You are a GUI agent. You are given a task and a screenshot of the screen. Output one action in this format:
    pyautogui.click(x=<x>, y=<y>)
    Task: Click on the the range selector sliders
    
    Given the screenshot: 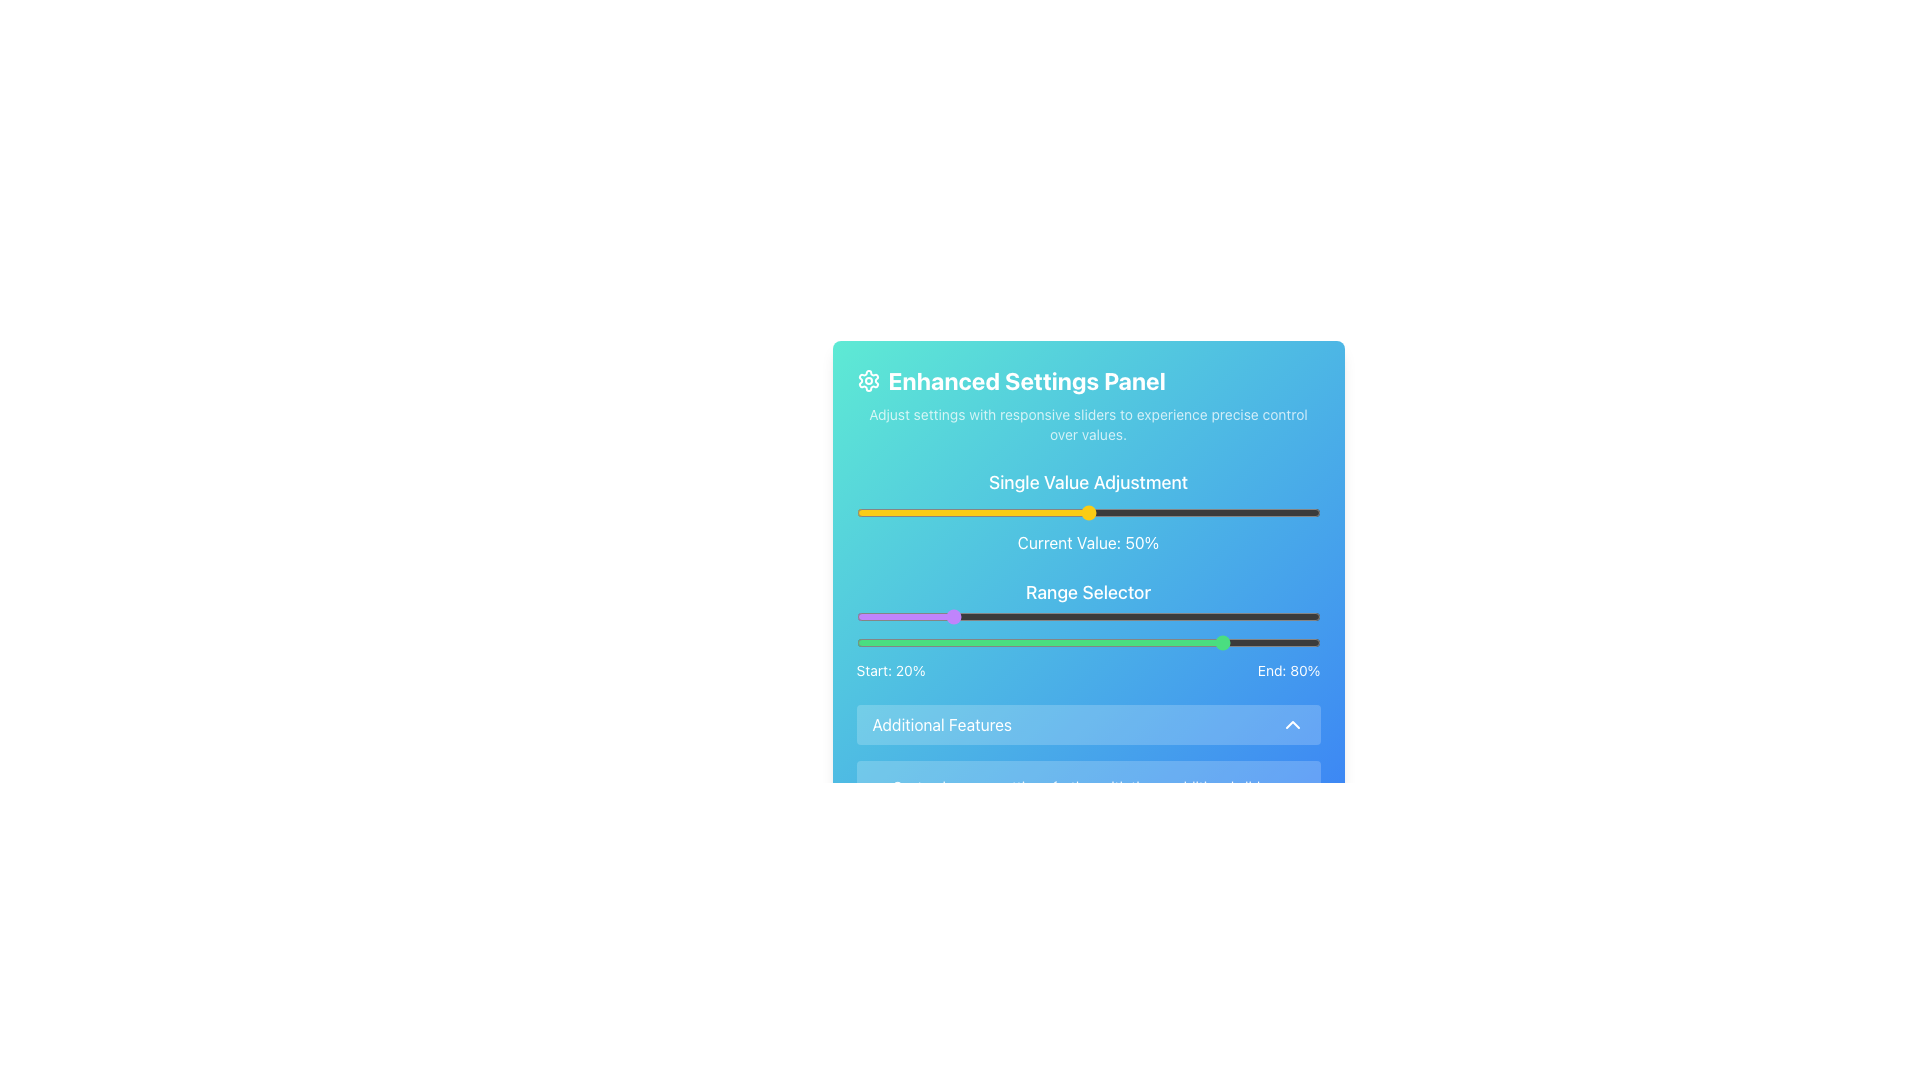 What is the action you would take?
    pyautogui.click(x=875, y=616)
    